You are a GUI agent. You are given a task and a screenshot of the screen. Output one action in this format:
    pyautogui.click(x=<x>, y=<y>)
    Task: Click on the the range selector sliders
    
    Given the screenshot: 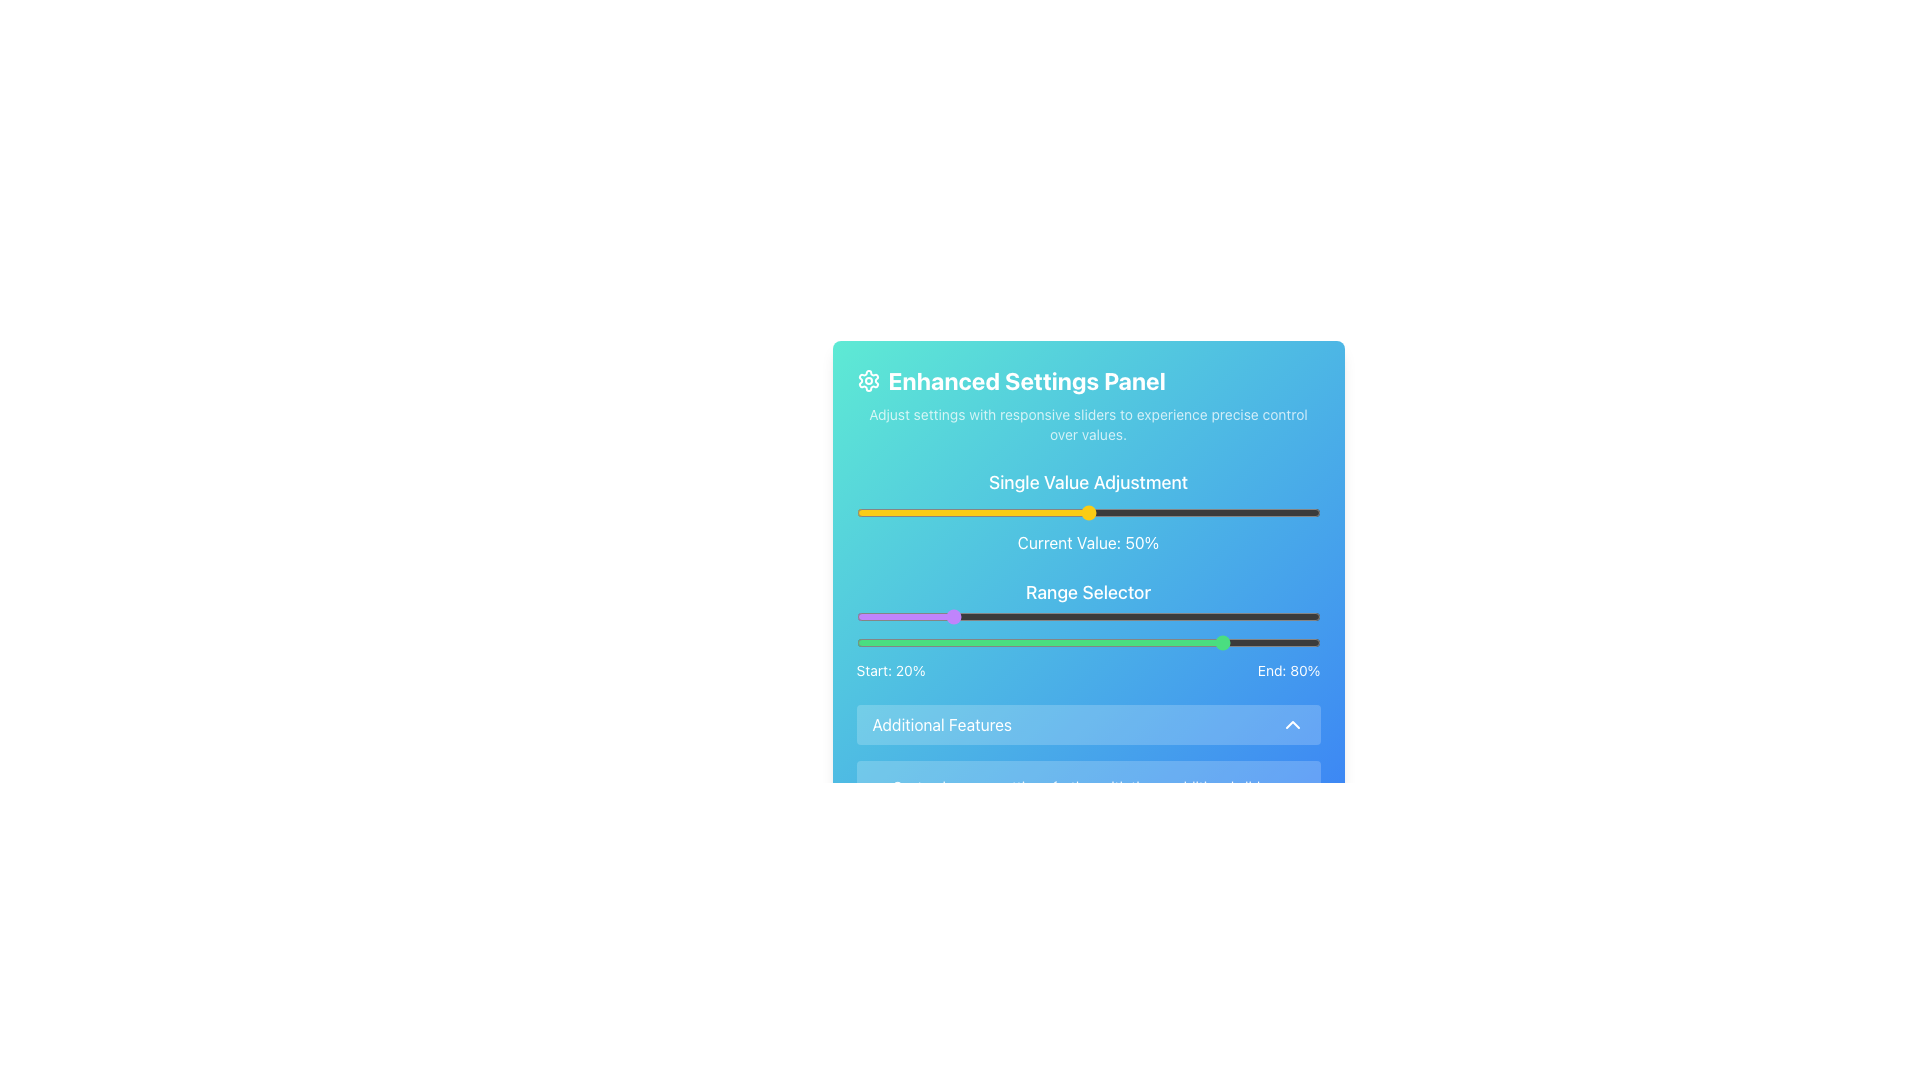 What is the action you would take?
    pyautogui.click(x=875, y=616)
    